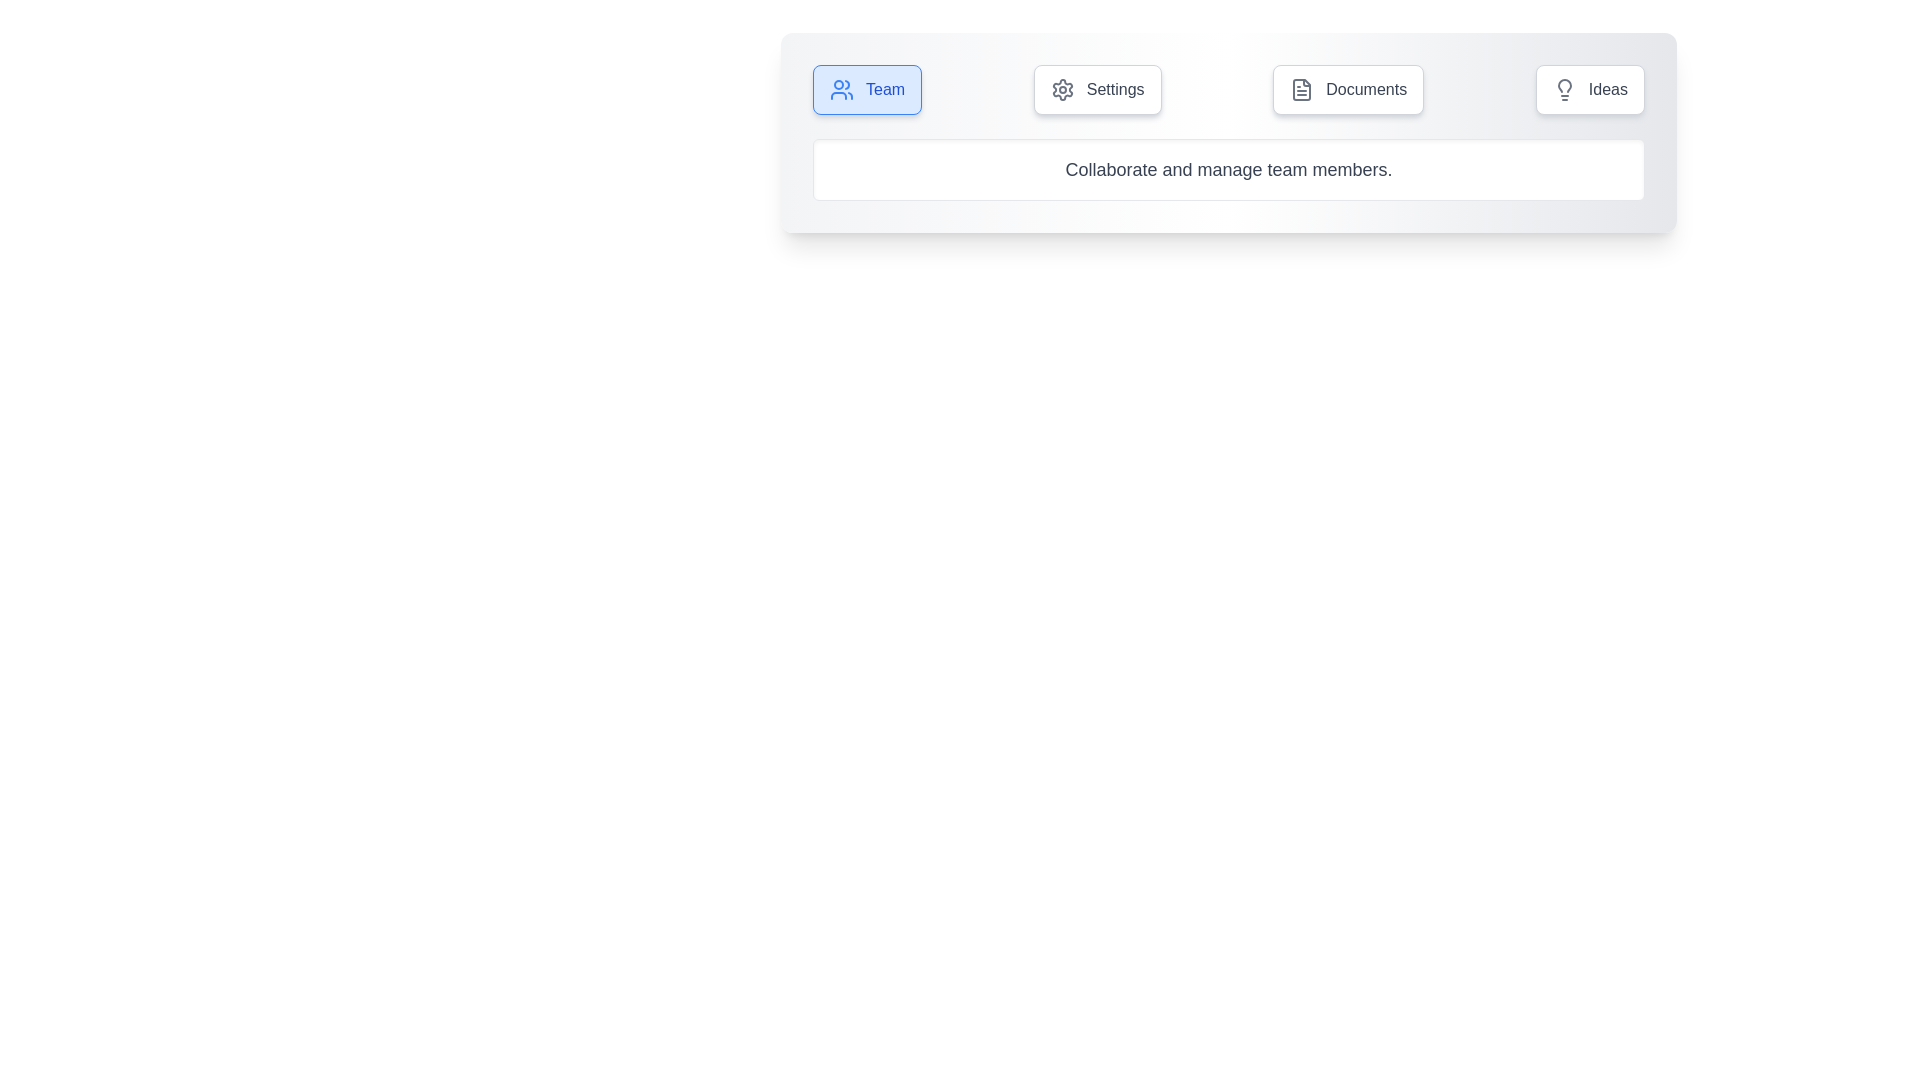 The height and width of the screenshot is (1080, 1920). Describe the element at coordinates (1096, 88) in the screenshot. I see `the tab labeled Settings to view its content` at that location.